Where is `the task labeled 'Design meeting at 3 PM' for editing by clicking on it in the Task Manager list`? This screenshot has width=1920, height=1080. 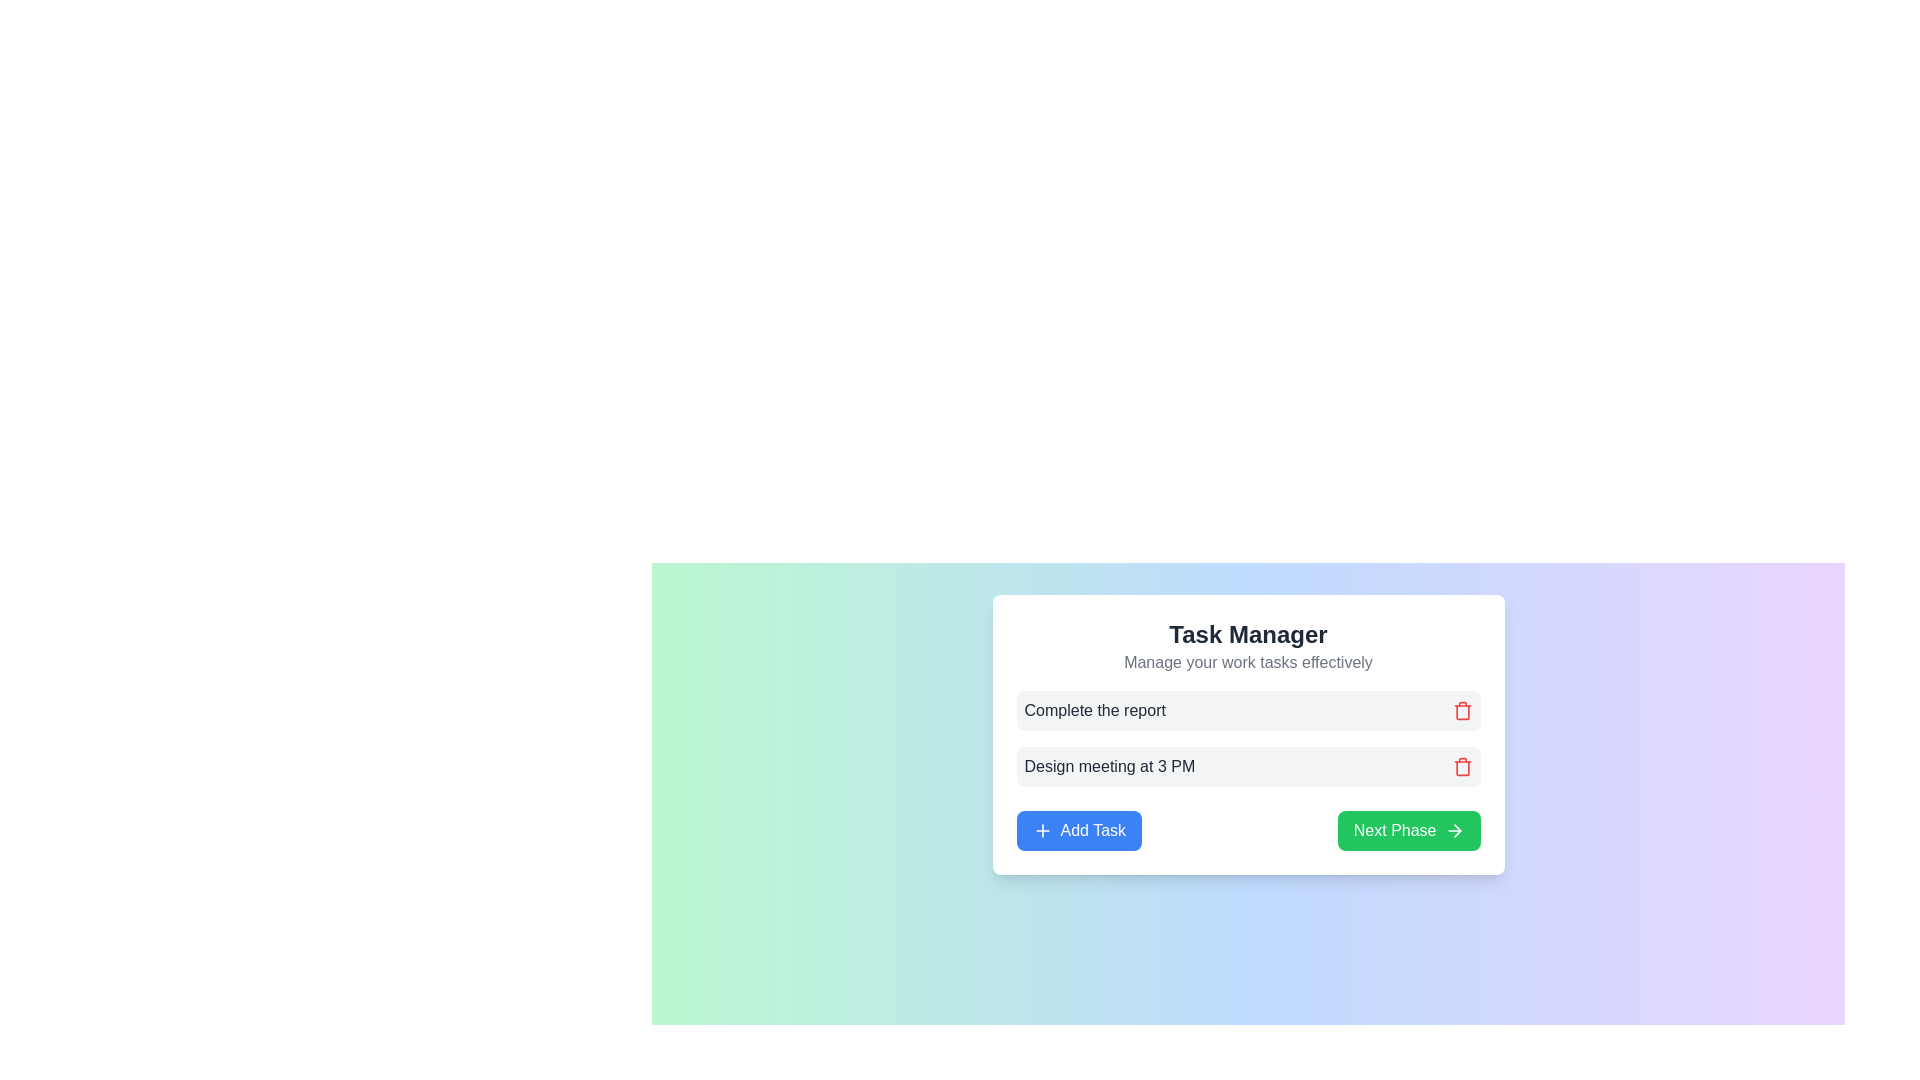 the task labeled 'Design meeting at 3 PM' for editing by clicking on it in the Task Manager list is located at coordinates (1247, 766).